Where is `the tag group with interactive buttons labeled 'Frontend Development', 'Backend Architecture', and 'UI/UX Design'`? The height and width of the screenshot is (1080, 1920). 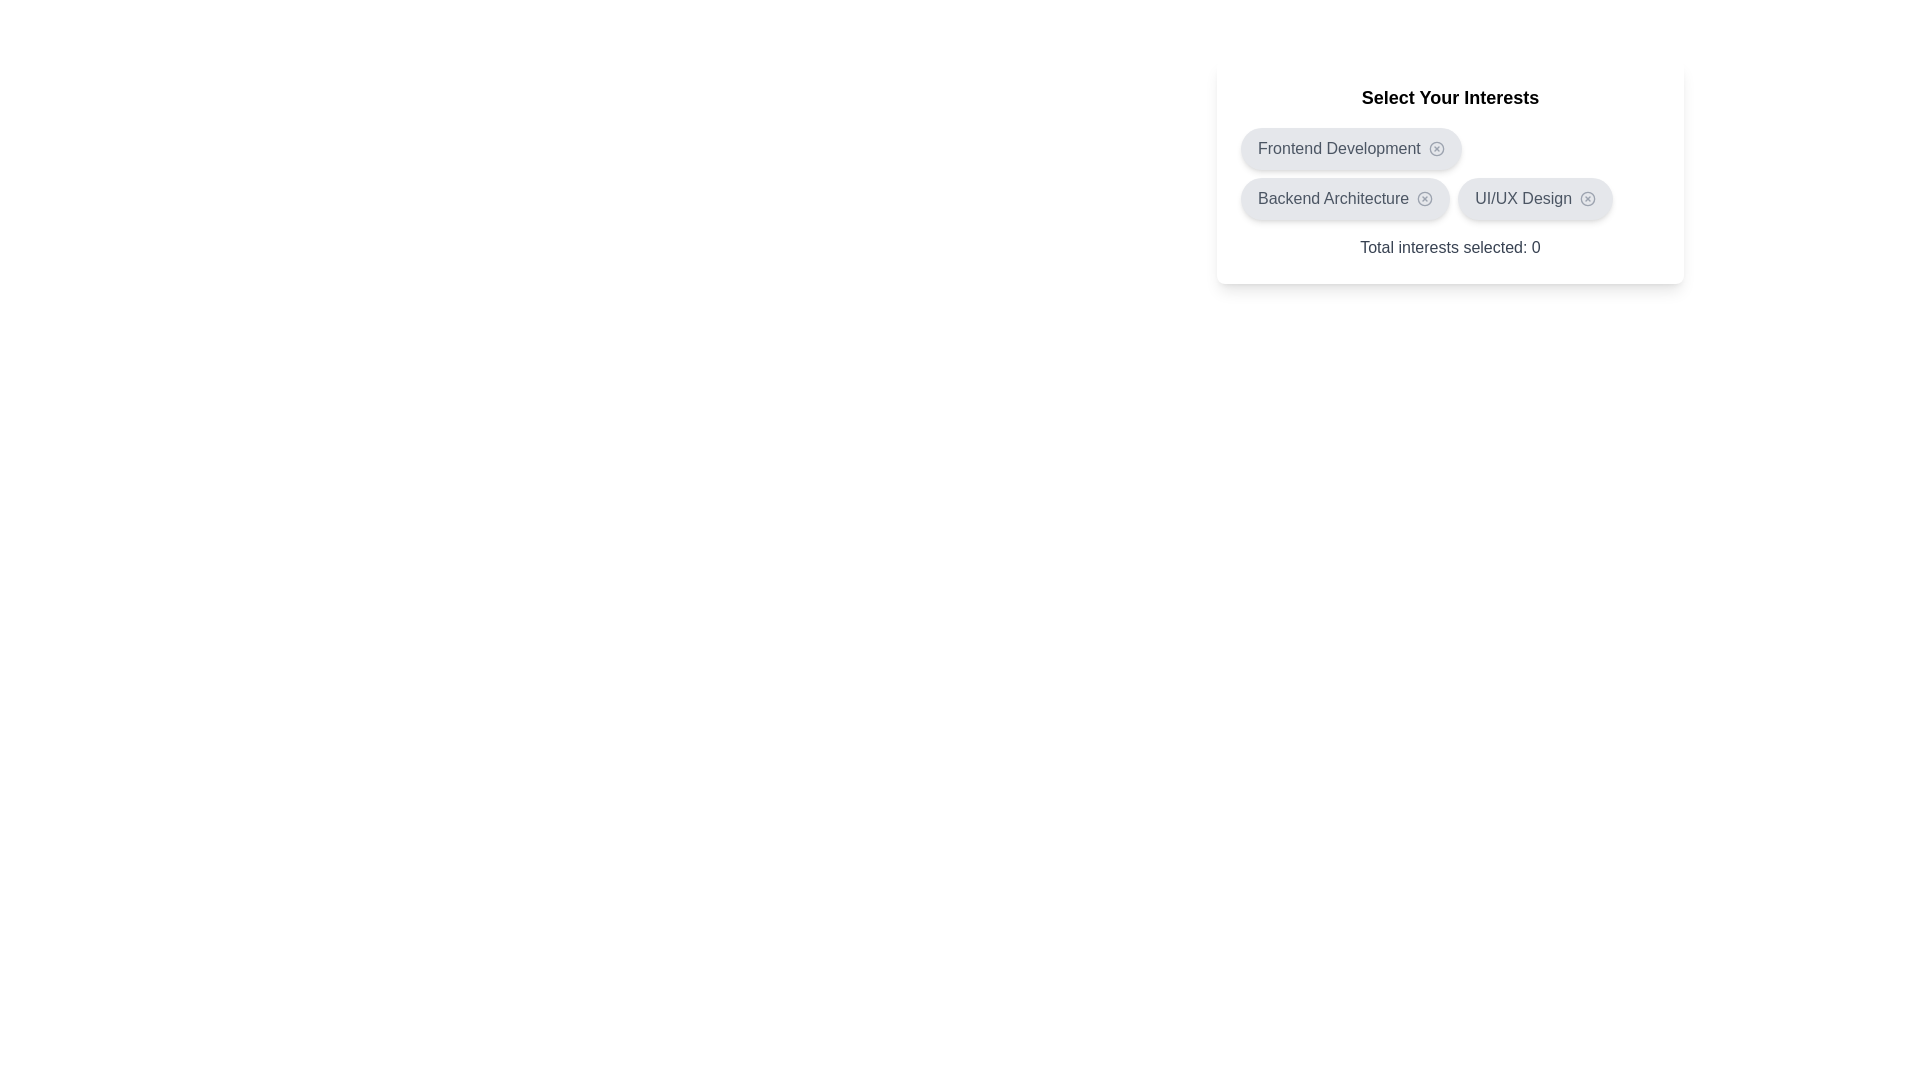
the tag group with interactive buttons labeled 'Frontend Development', 'Backend Architecture', and 'UI/UX Design' is located at coordinates (1449, 172).